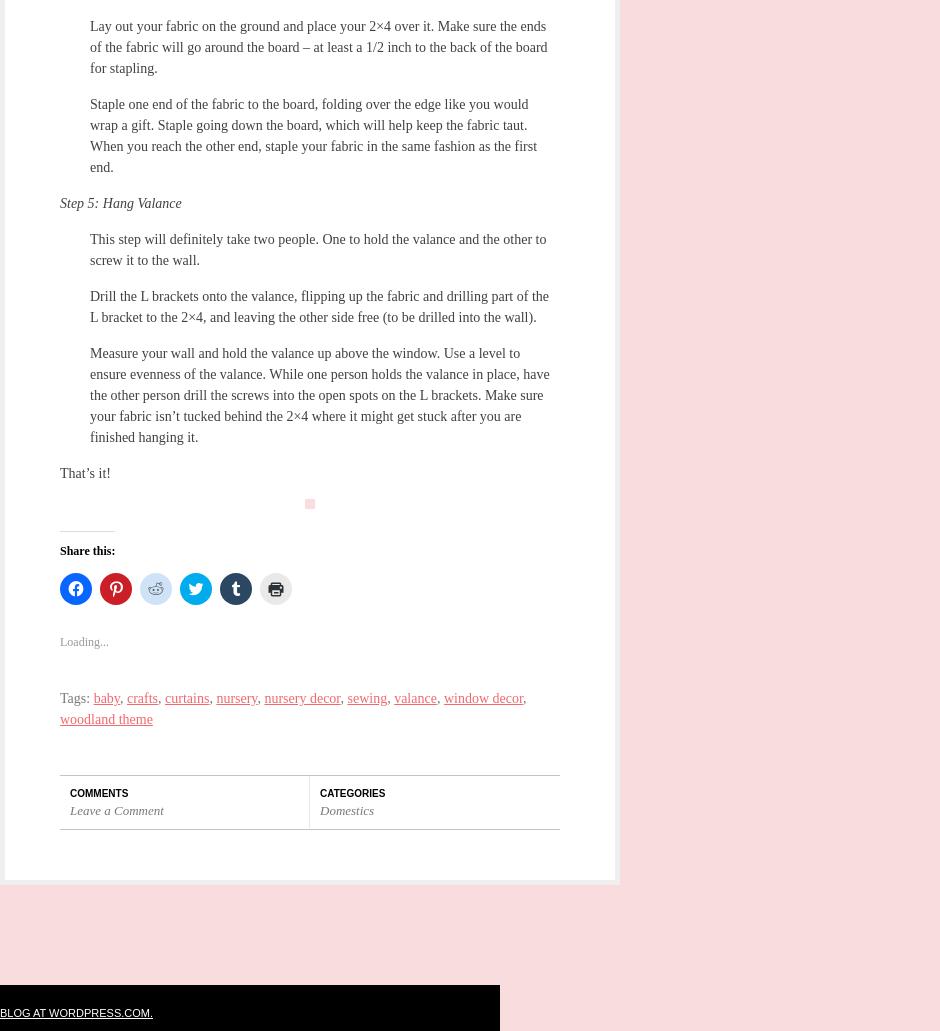 The width and height of the screenshot is (940, 1031). What do you see at coordinates (301, 698) in the screenshot?
I see `'nursery decor'` at bounding box center [301, 698].